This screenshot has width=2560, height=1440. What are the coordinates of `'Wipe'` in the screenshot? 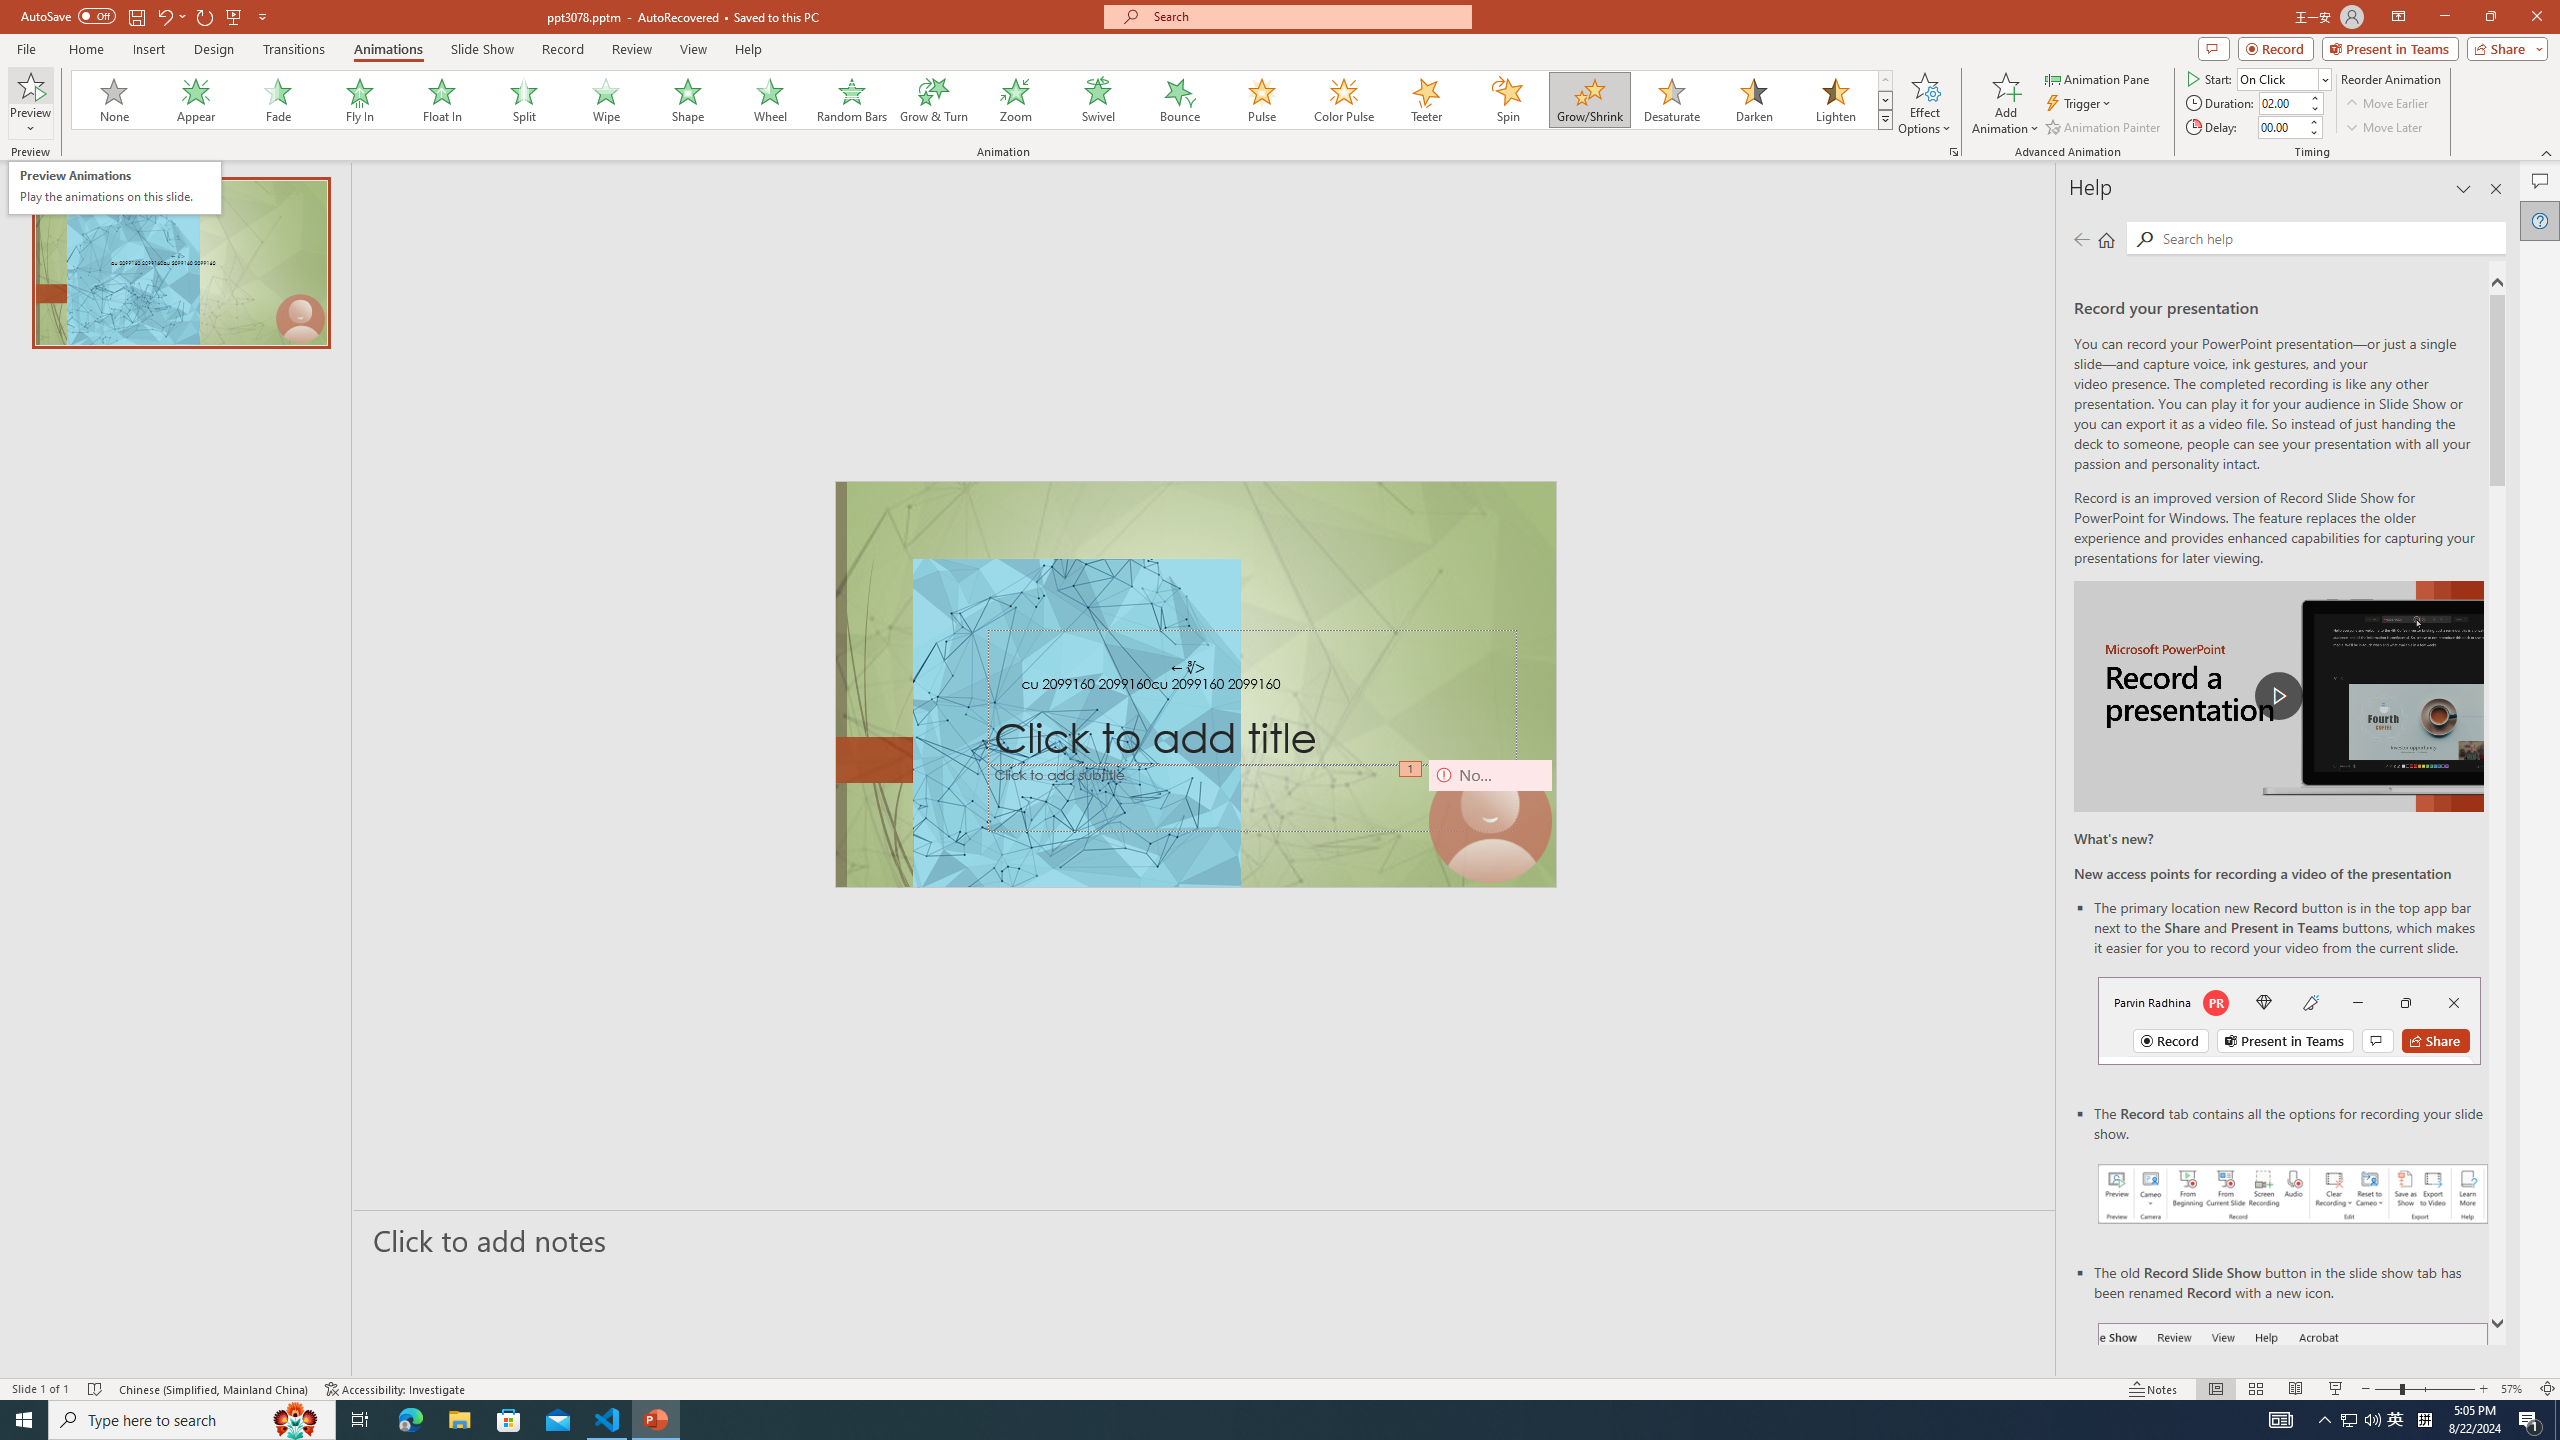 It's located at (606, 99).